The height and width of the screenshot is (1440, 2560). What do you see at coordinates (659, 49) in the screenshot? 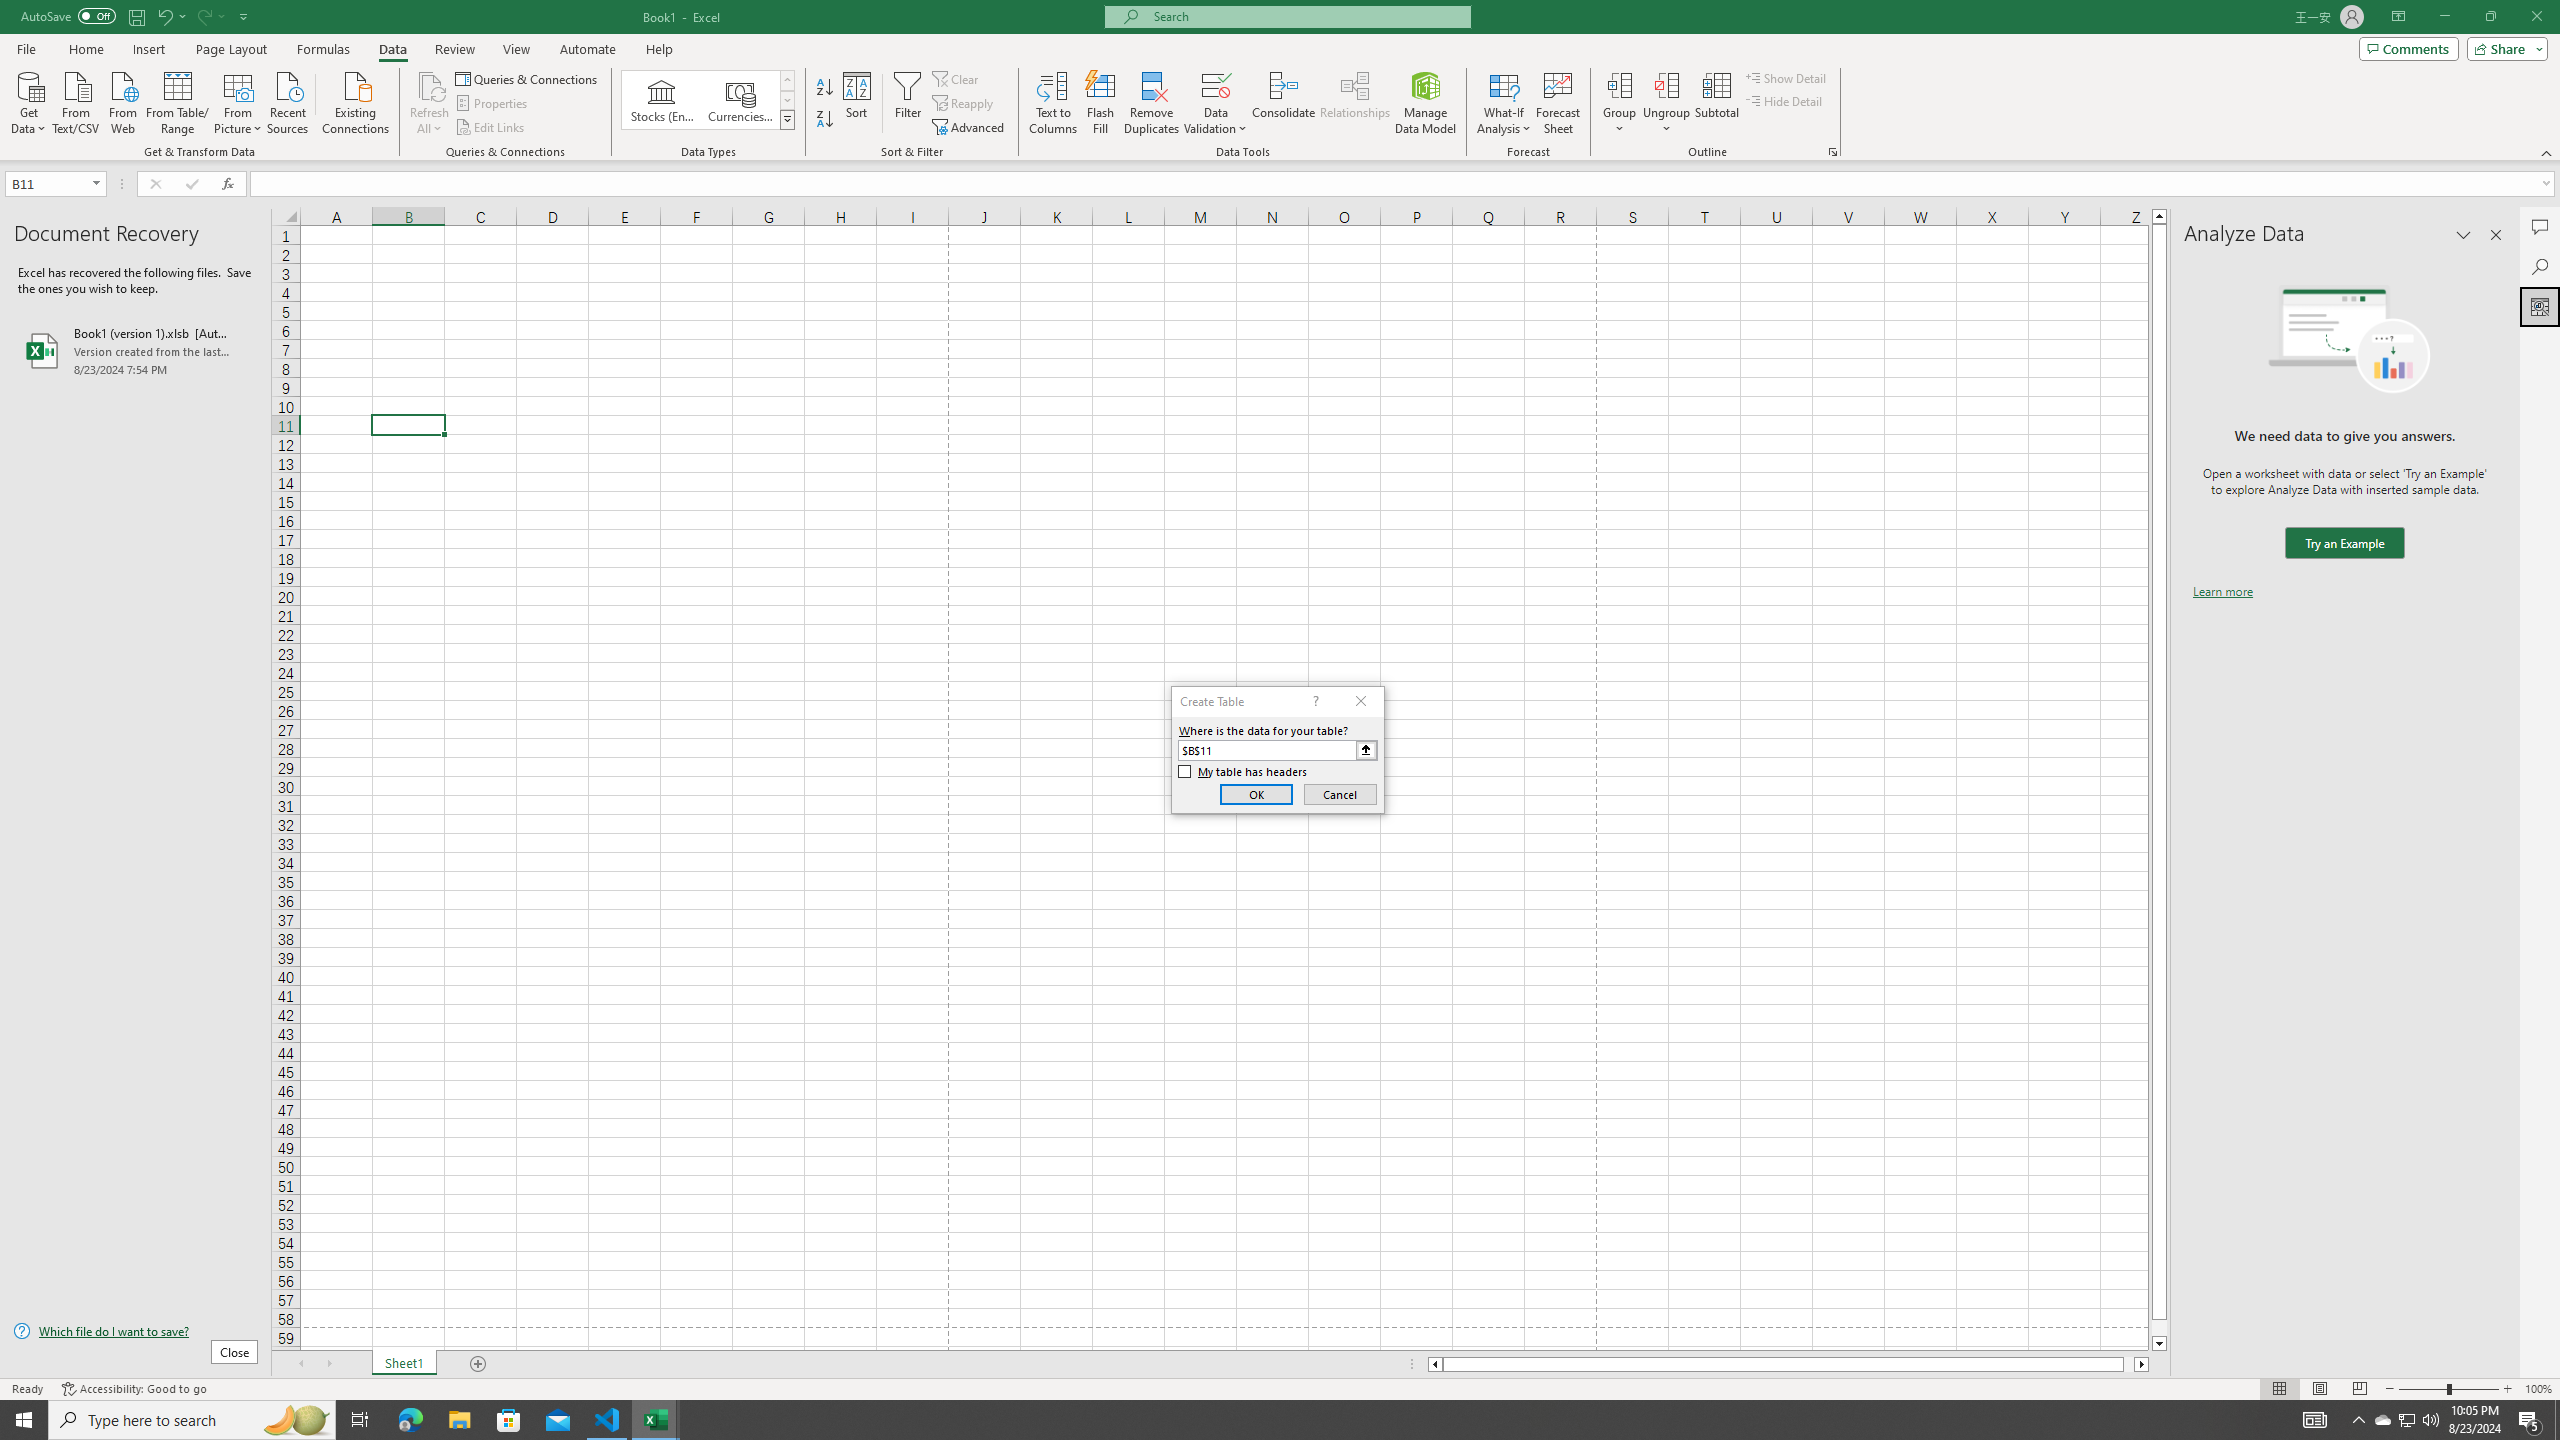
I see `'Help'` at bounding box center [659, 49].